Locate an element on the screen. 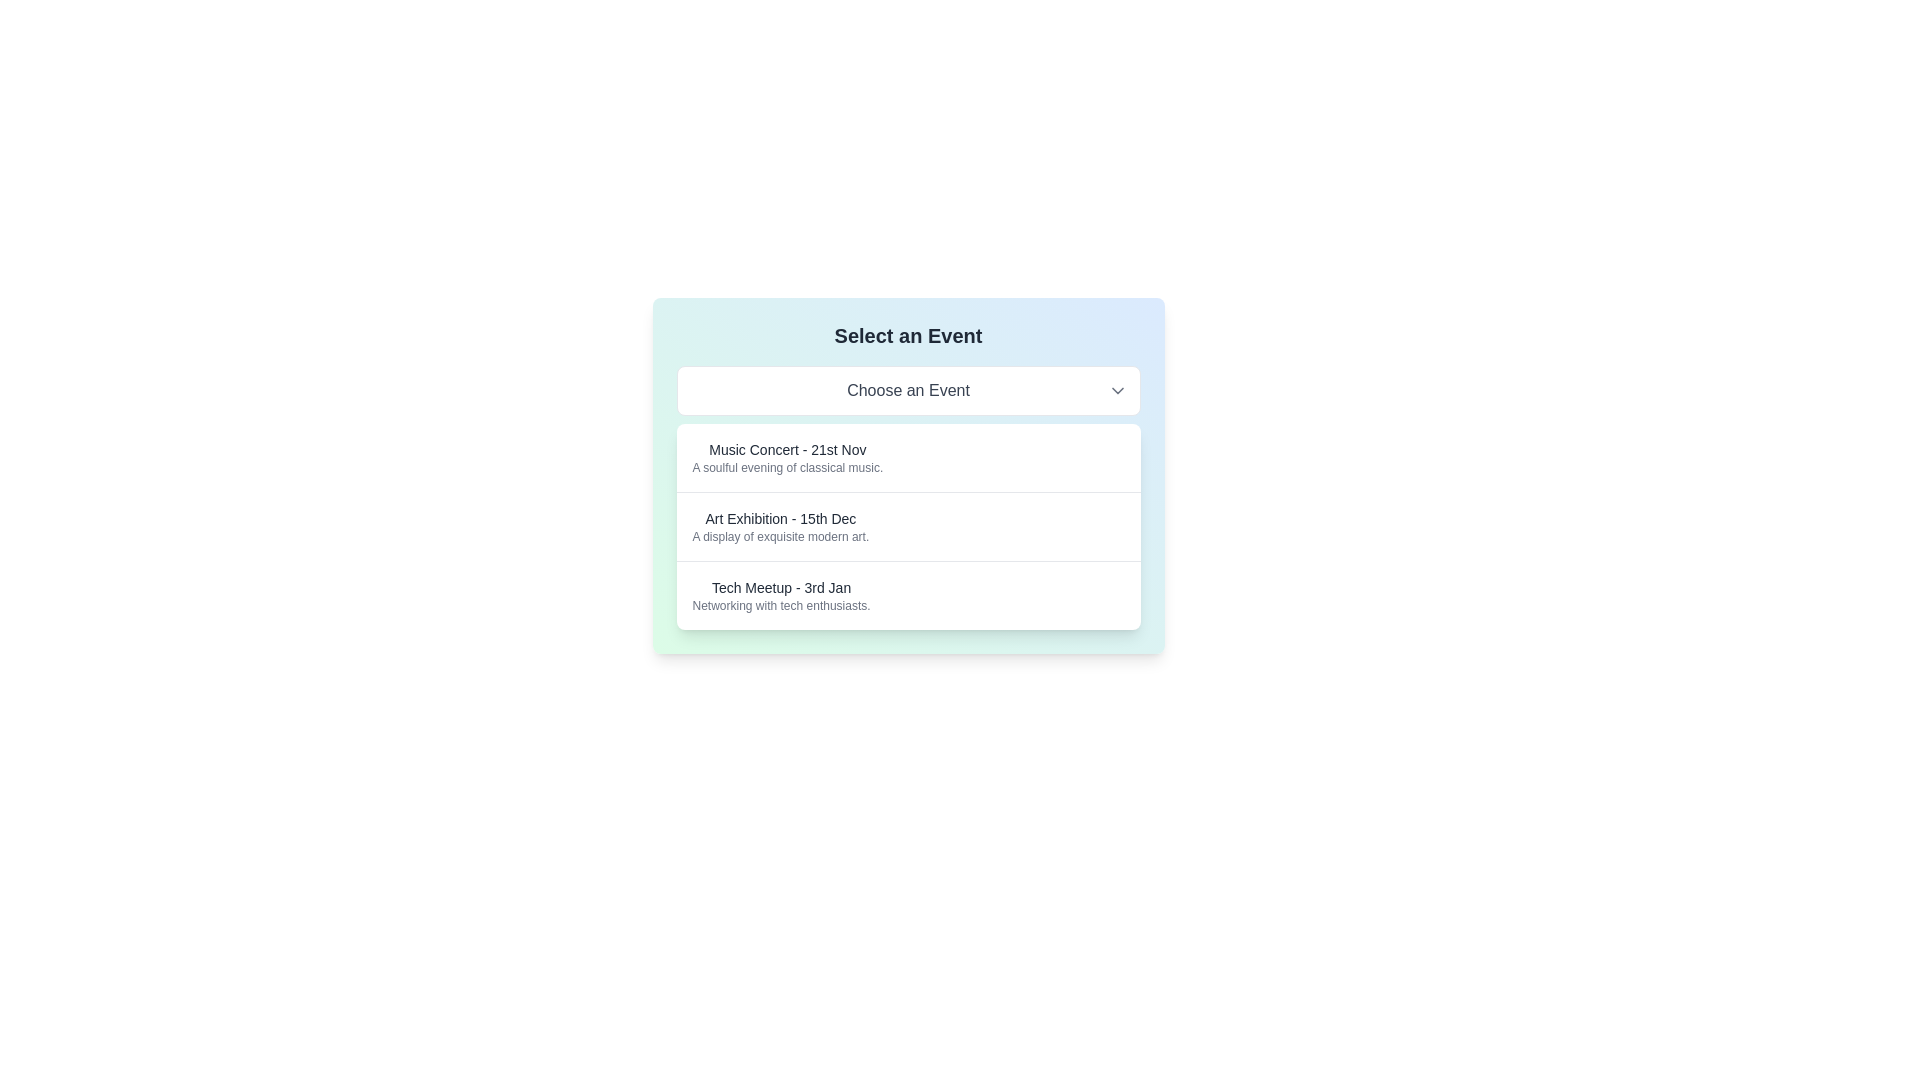 This screenshot has width=1920, height=1080. the list item displaying 'Tech Meetup - 3rd Jan' is located at coordinates (907, 595).